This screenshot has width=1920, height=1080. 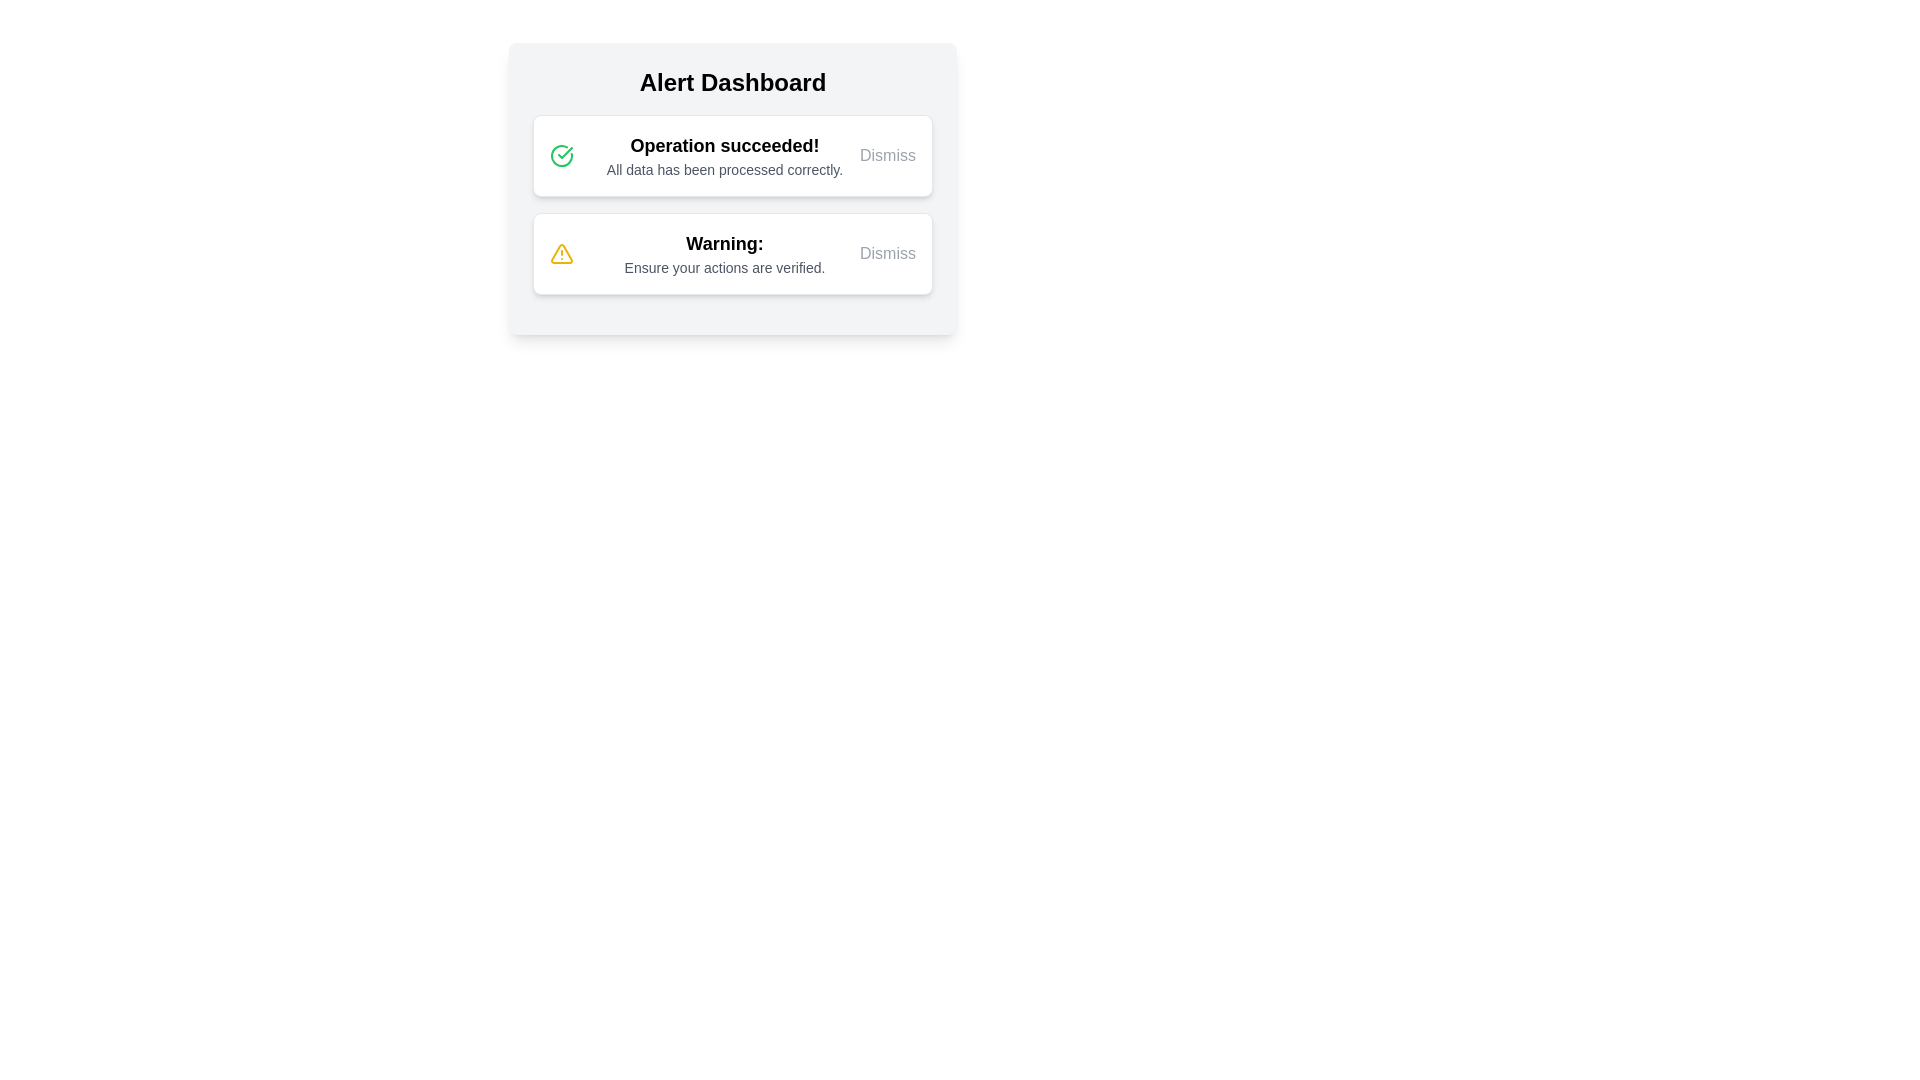 I want to click on the 'Dismiss' button for the alert with message 'Warning:', so click(x=887, y=253).